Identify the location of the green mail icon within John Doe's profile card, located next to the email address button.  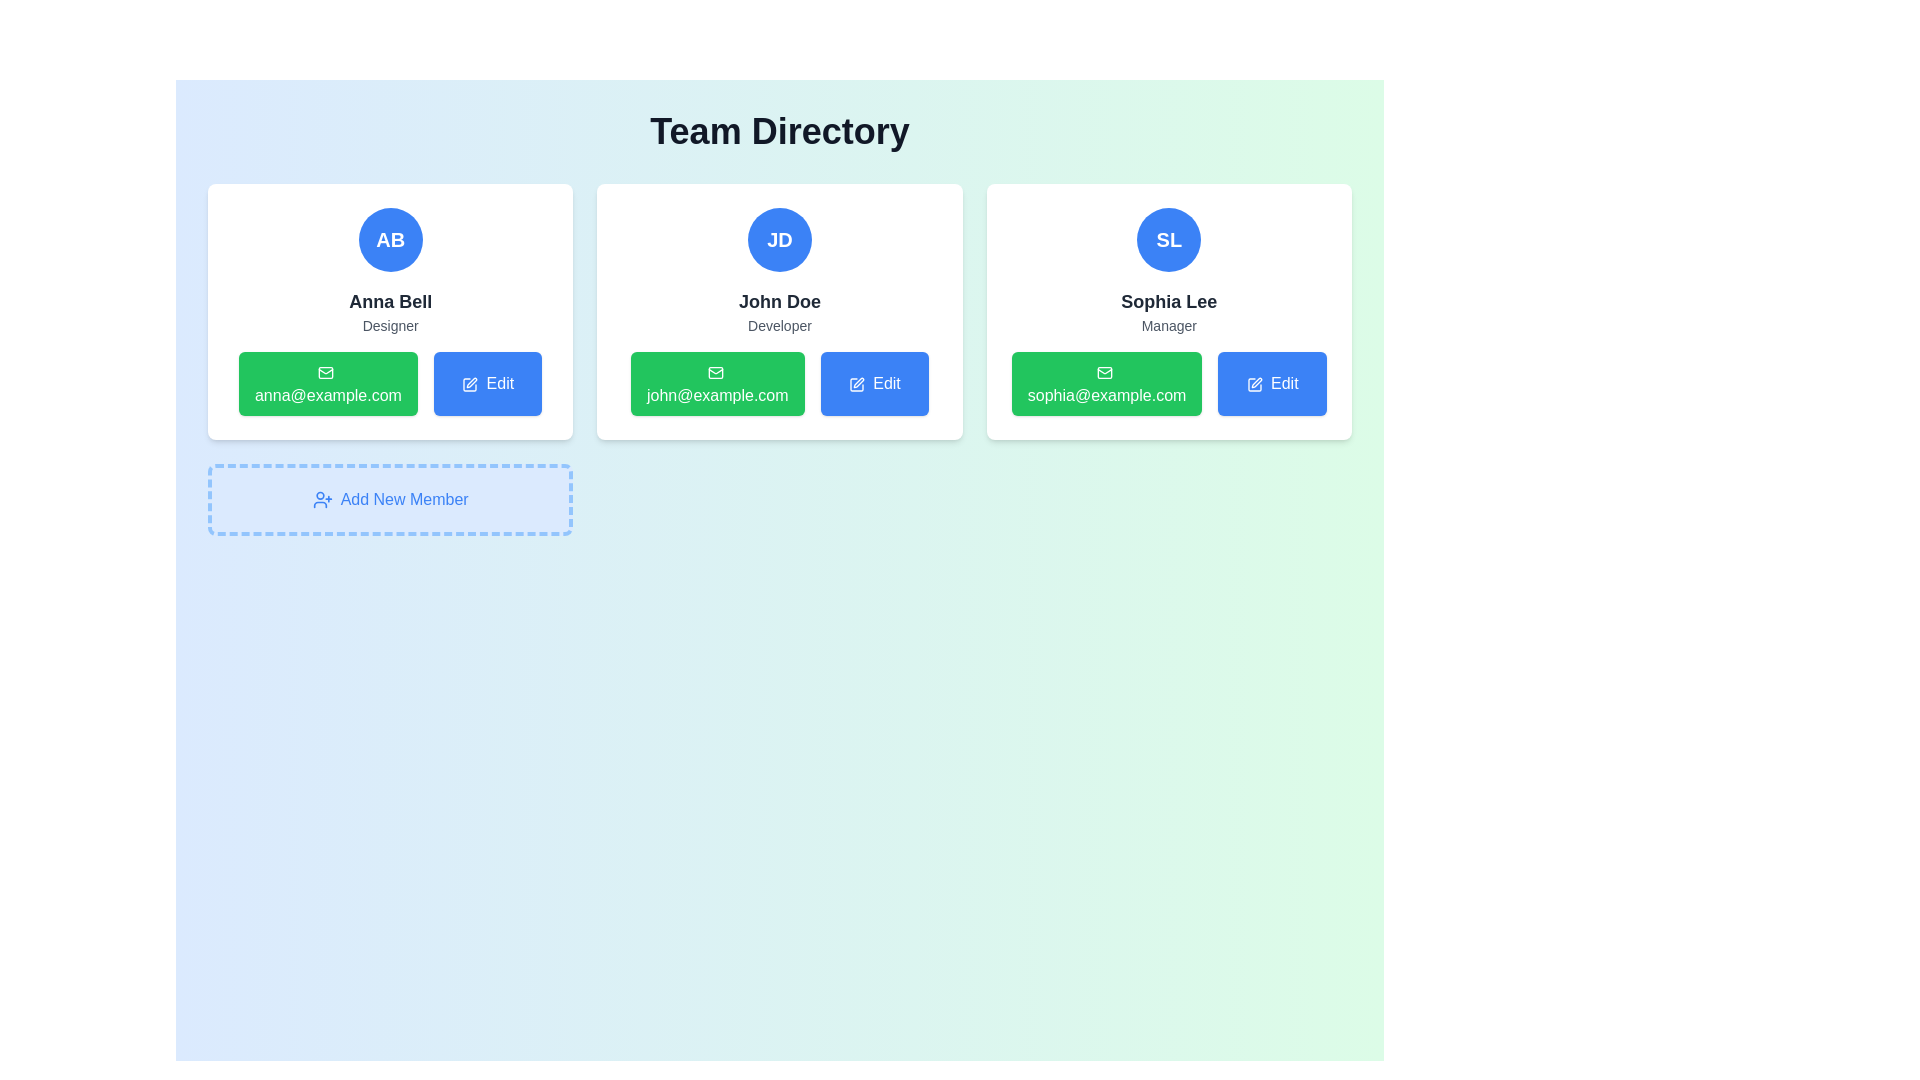
(715, 372).